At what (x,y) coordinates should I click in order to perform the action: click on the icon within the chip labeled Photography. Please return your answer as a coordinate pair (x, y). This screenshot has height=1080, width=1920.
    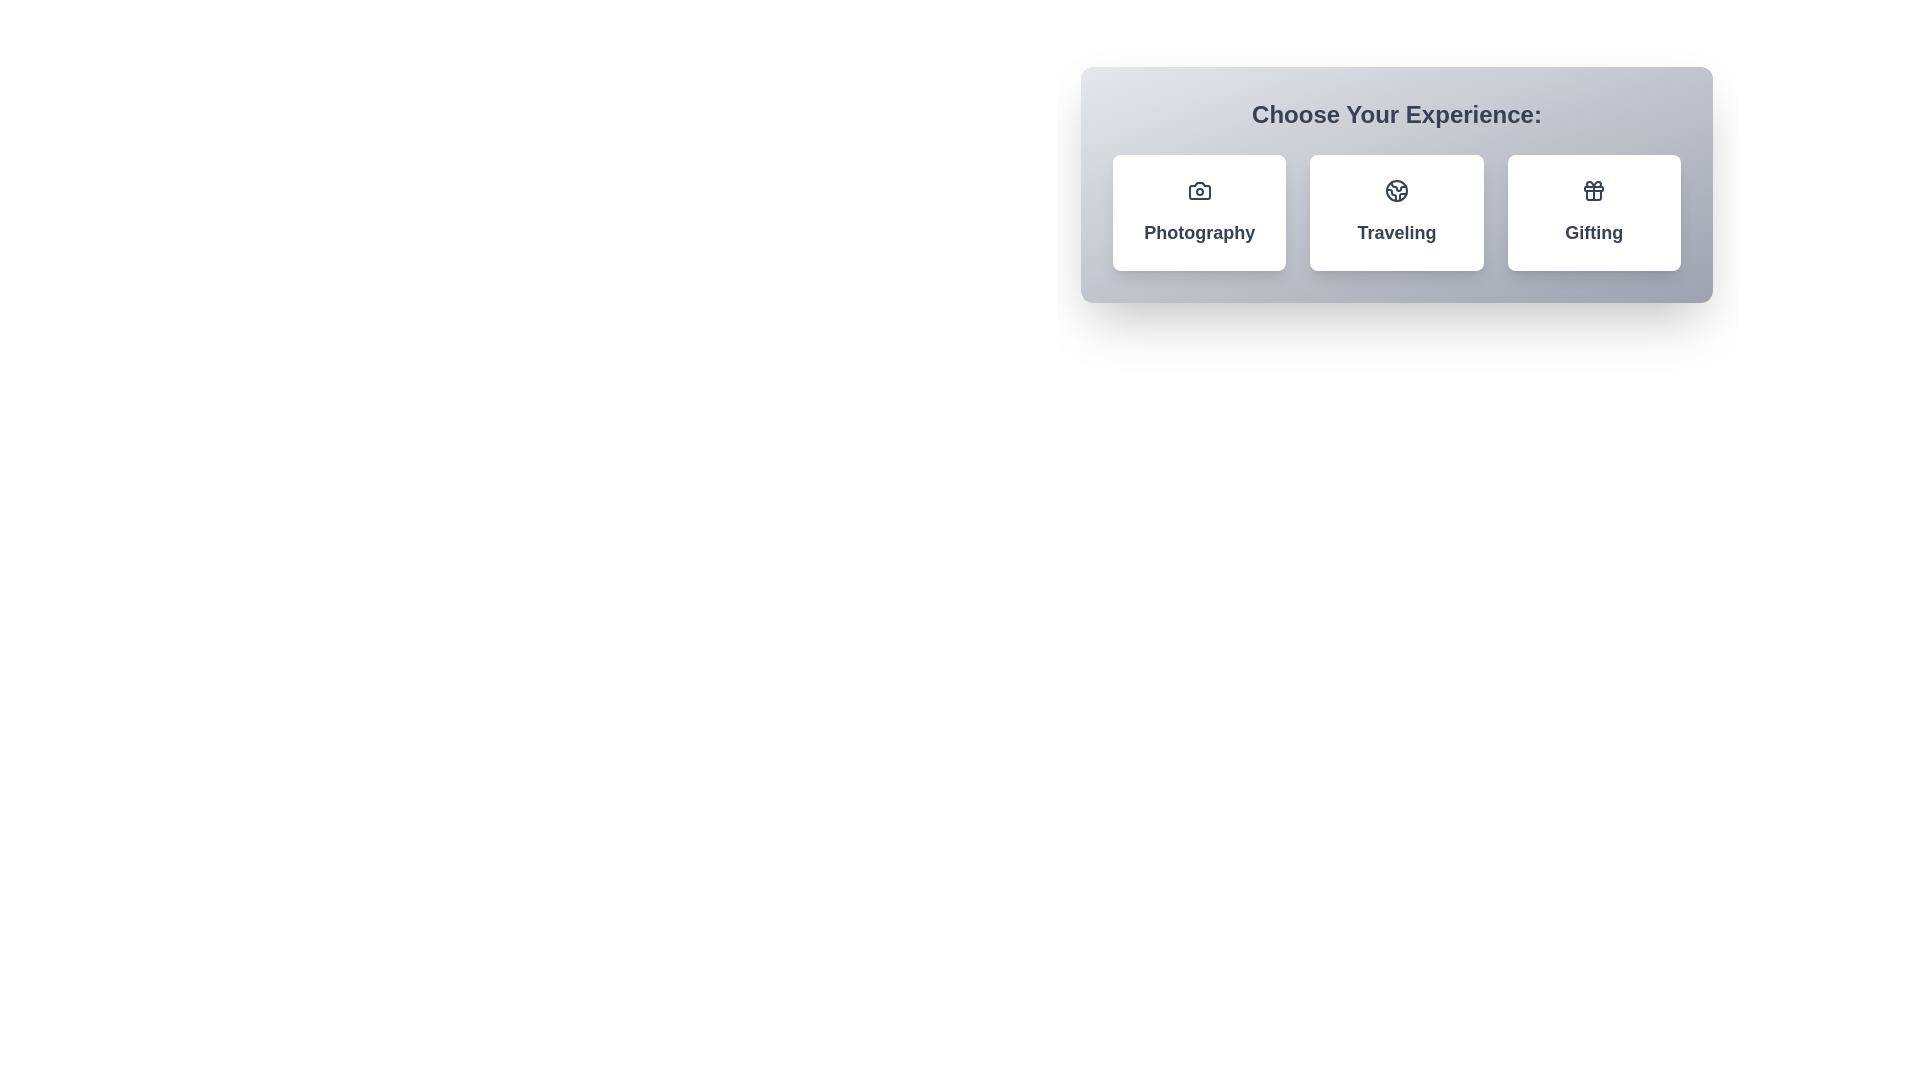
    Looking at the image, I should click on (1199, 191).